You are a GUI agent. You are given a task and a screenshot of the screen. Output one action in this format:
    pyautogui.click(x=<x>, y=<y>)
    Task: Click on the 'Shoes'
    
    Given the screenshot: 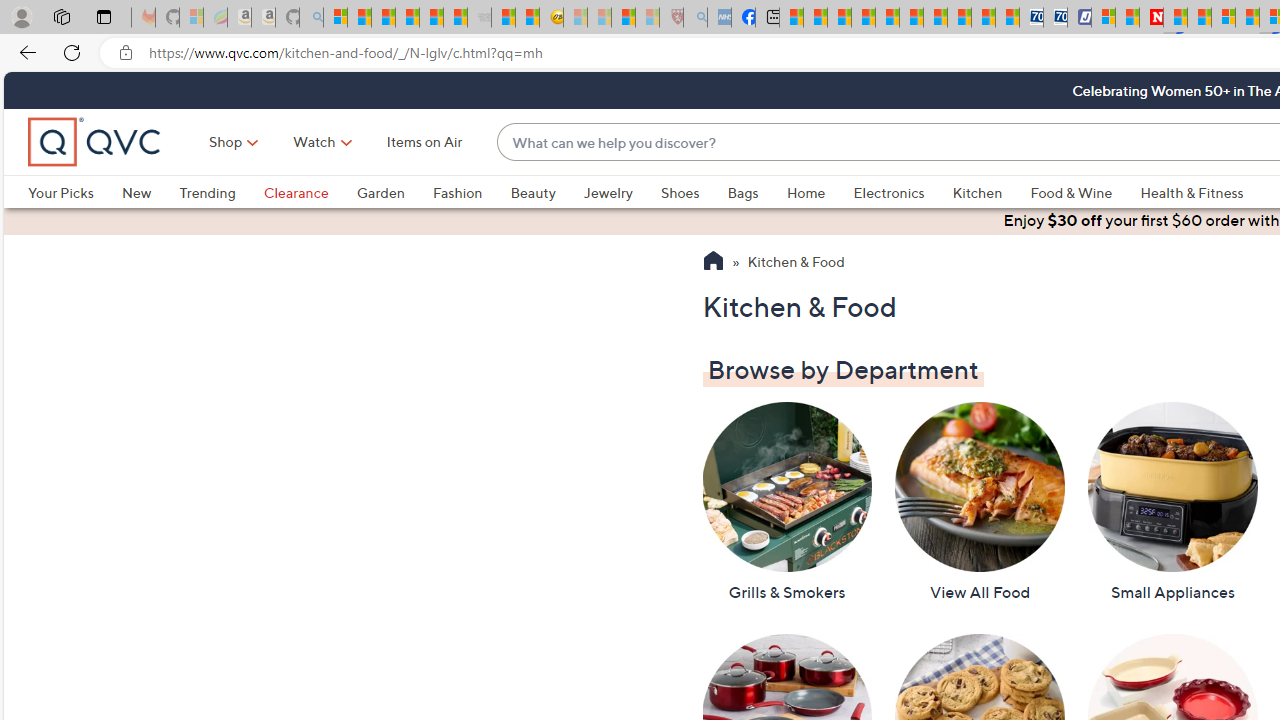 What is the action you would take?
    pyautogui.click(x=694, y=192)
    